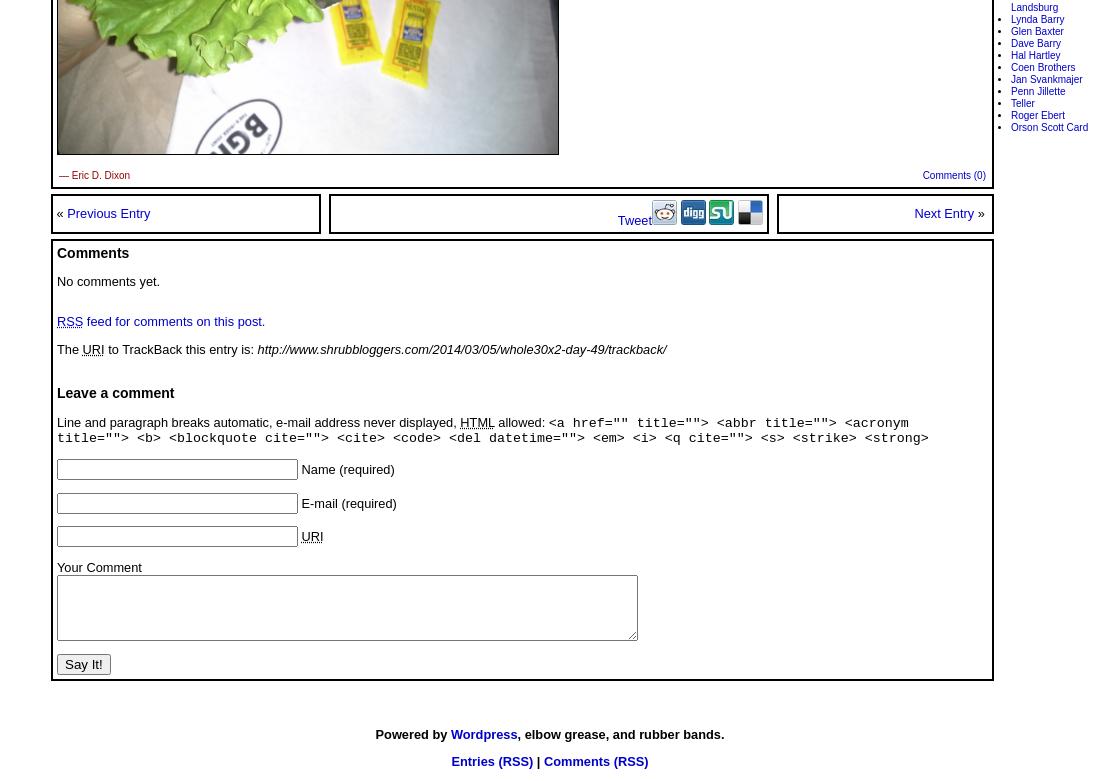  I want to click on 'Dave Barry', so click(1035, 43).